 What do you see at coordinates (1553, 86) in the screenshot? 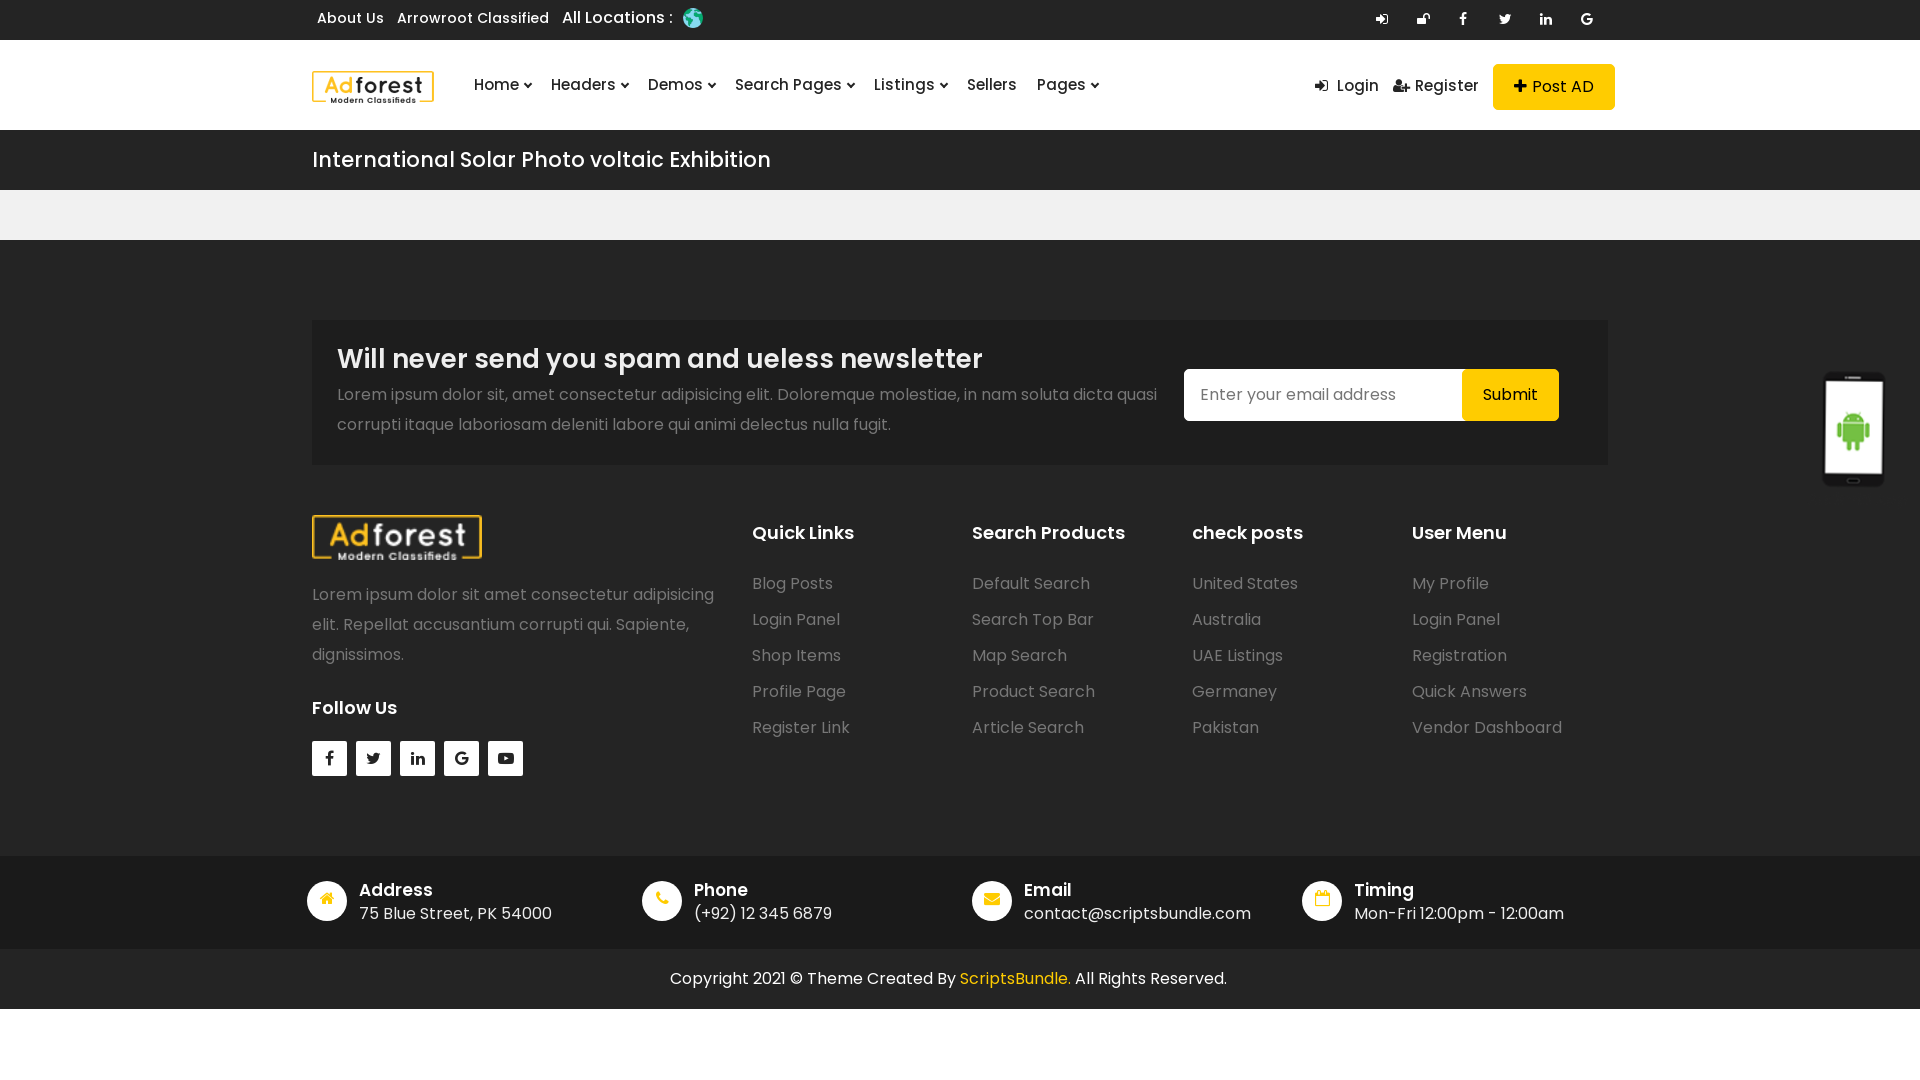
I see `'Post AD'` at bounding box center [1553, 86].